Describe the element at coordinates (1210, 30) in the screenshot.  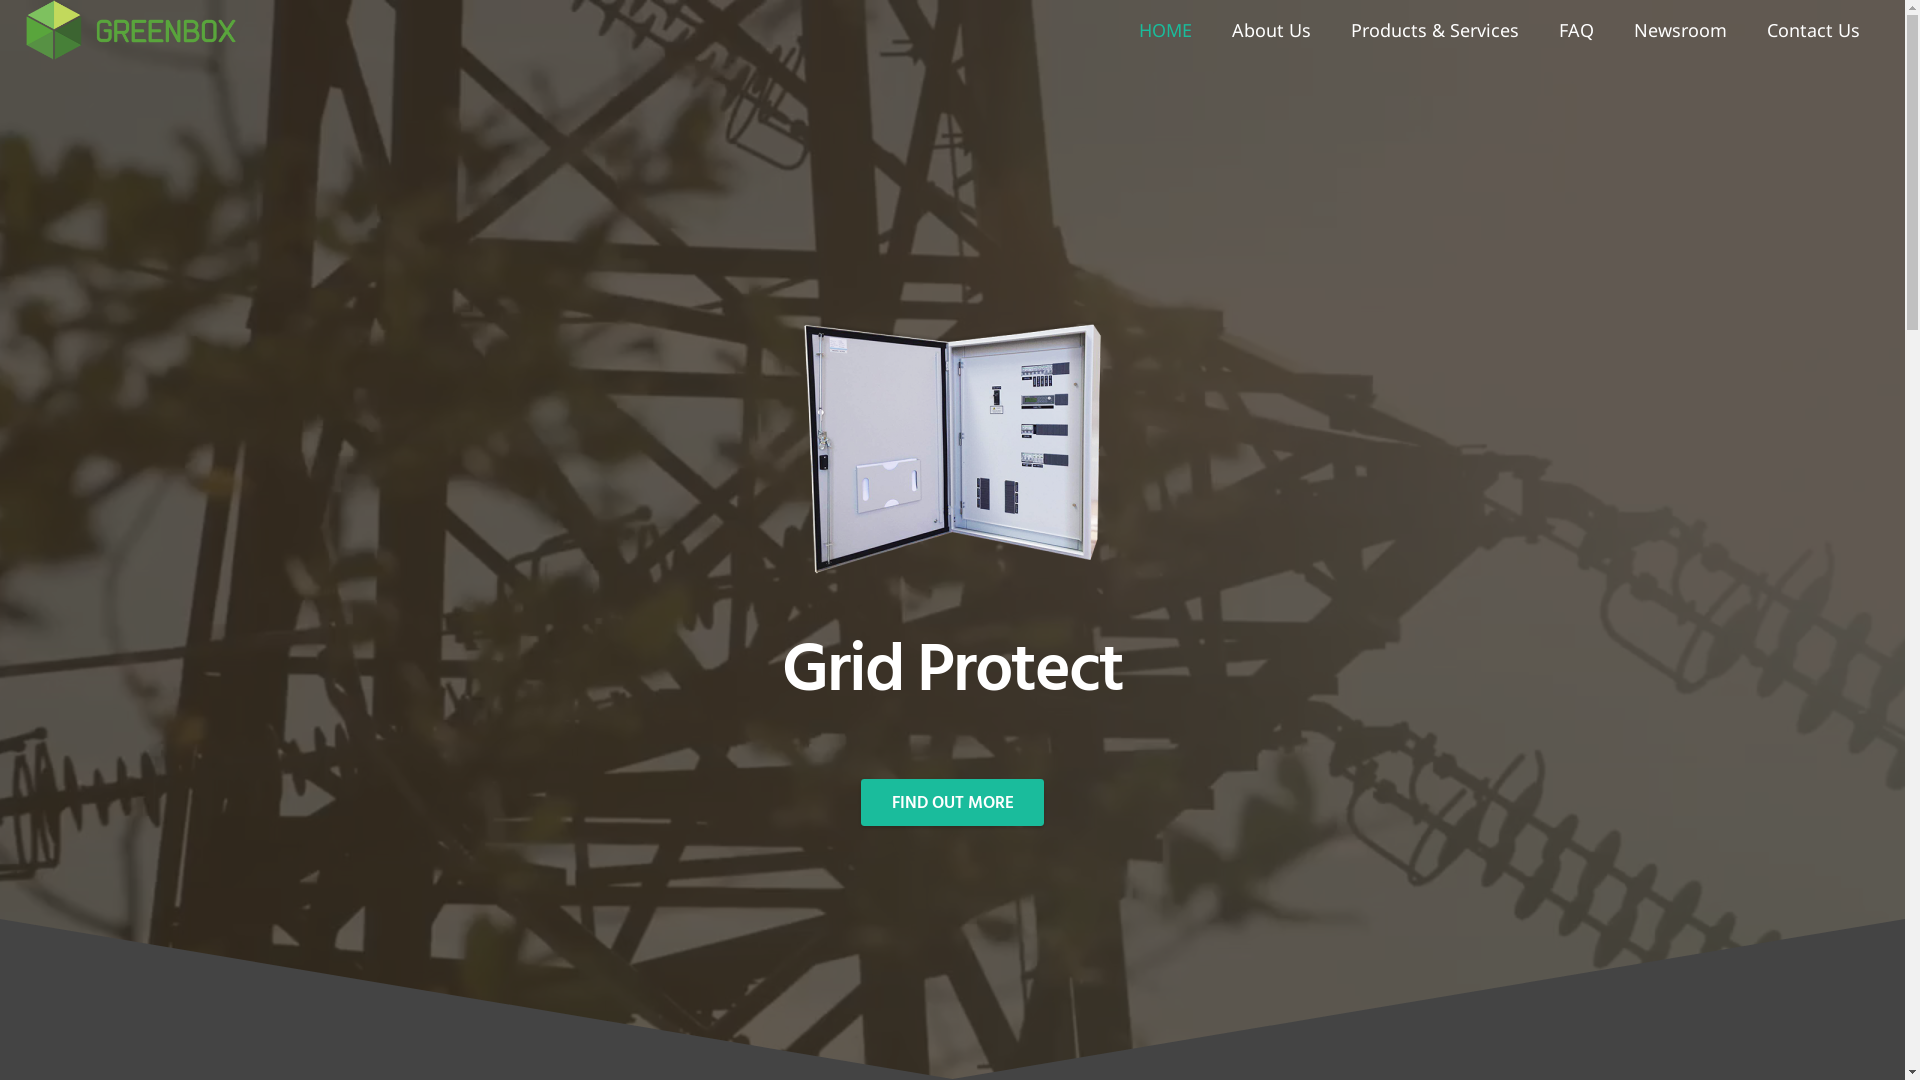
I see `'About Us'` at that location.